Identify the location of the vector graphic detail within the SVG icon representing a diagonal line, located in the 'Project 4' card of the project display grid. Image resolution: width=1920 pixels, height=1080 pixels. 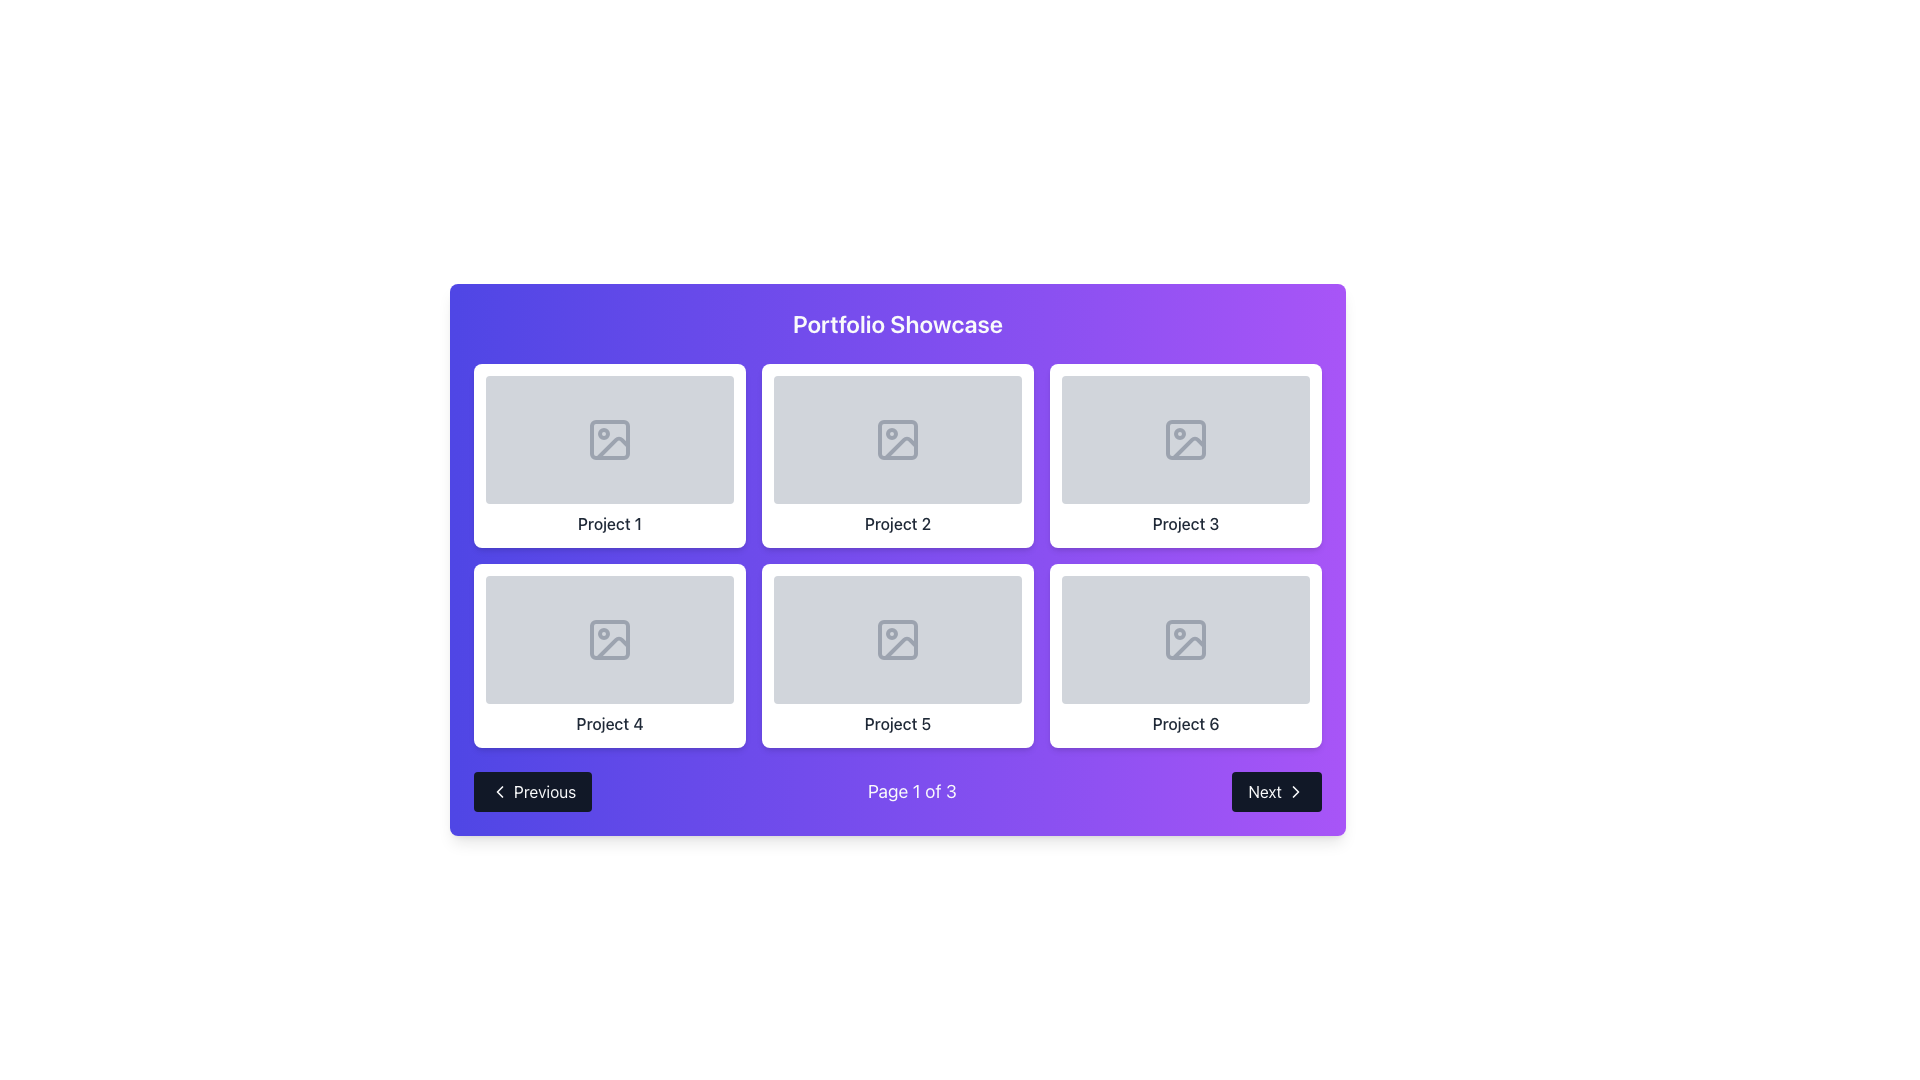
(612, 648).